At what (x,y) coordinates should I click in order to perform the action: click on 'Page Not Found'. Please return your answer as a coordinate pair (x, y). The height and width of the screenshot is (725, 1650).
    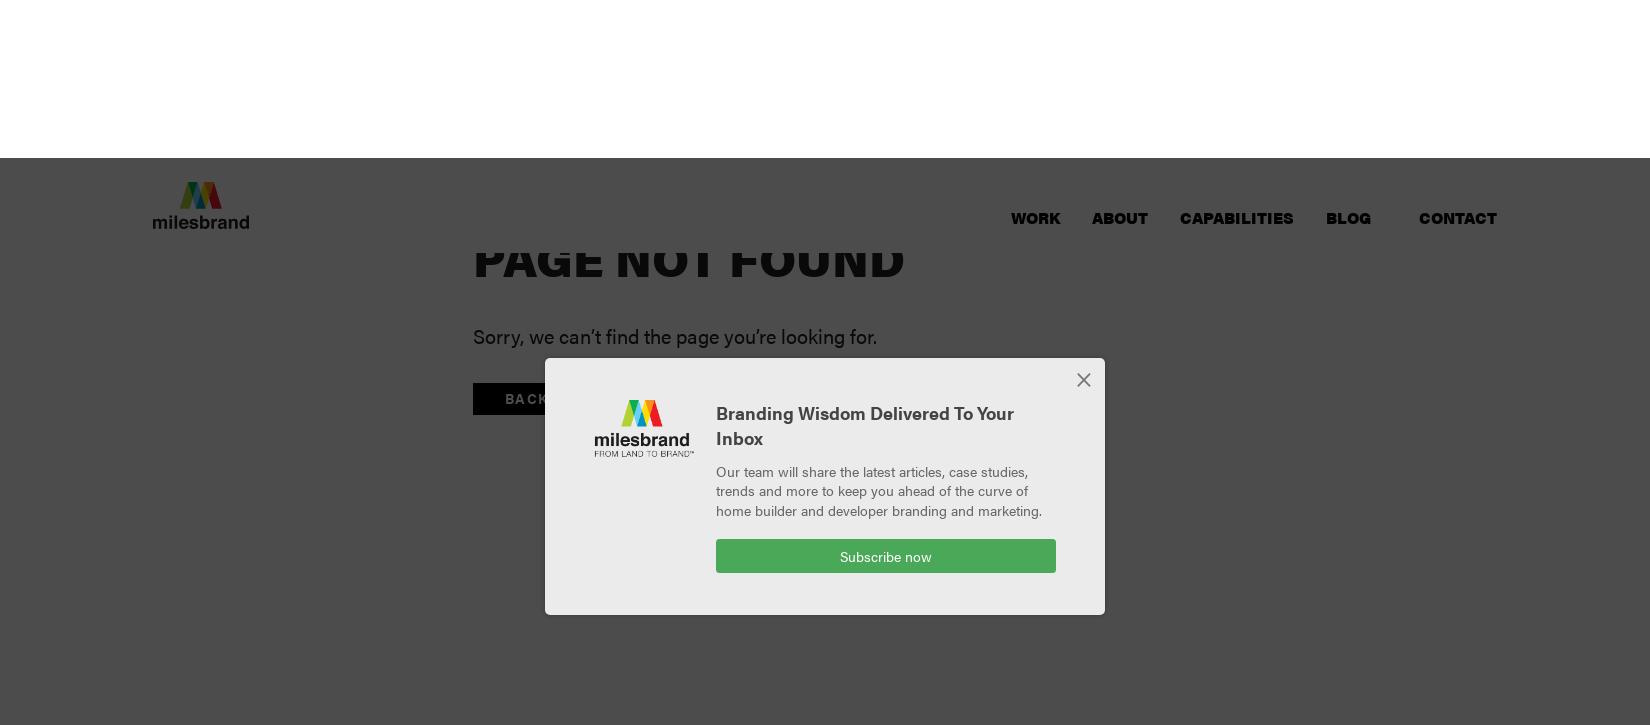
    Looking at the image, I should click on (472, 99).